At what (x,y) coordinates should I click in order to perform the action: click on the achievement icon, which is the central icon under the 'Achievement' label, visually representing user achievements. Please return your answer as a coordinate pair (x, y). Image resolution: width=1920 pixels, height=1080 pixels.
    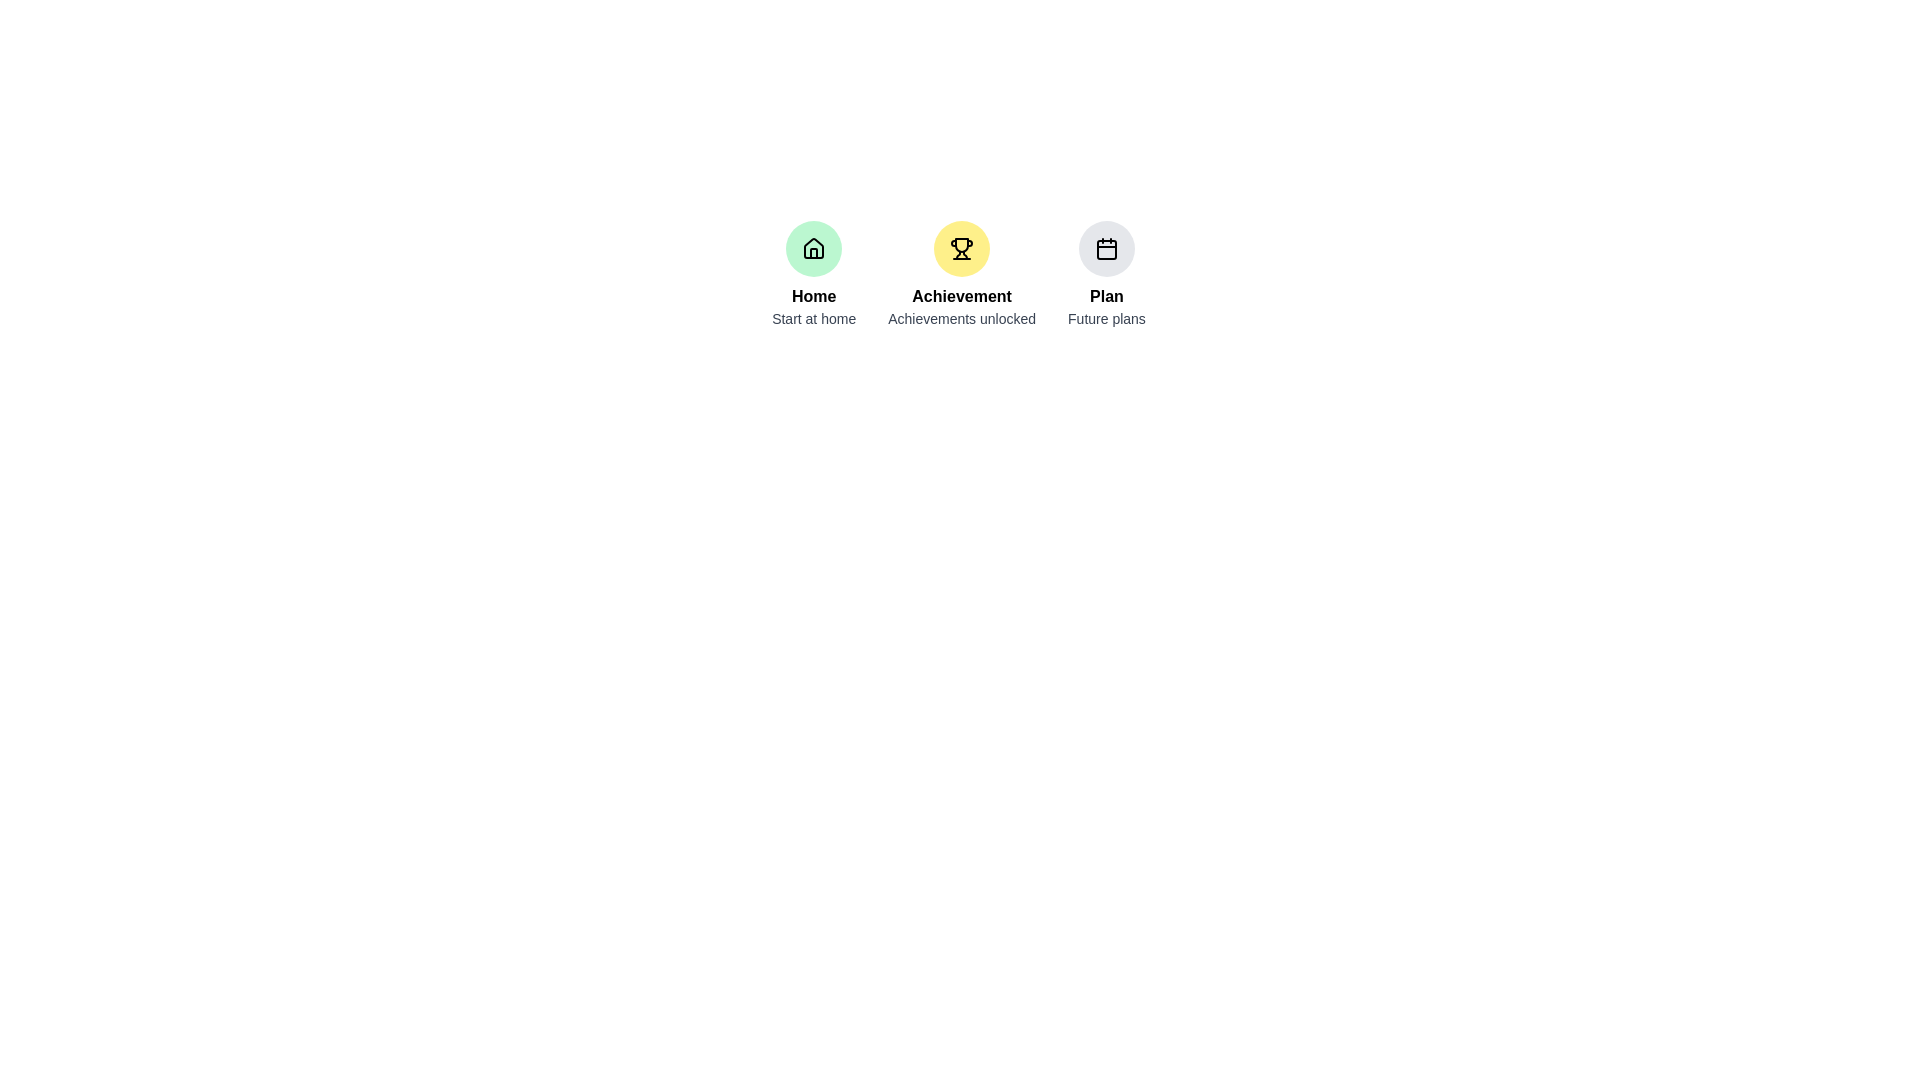
    Looking at the image, I should click on (962, 244).